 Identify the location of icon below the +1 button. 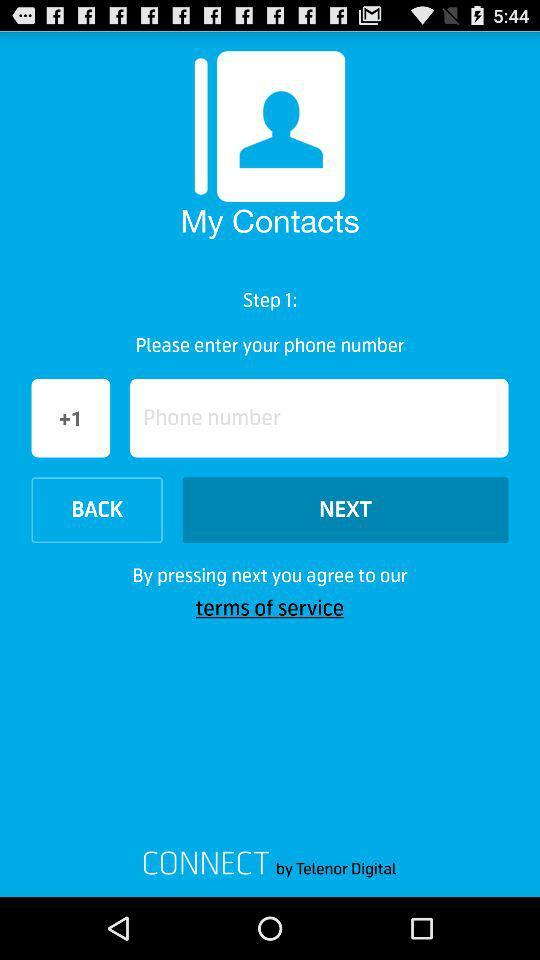
(96, 509).